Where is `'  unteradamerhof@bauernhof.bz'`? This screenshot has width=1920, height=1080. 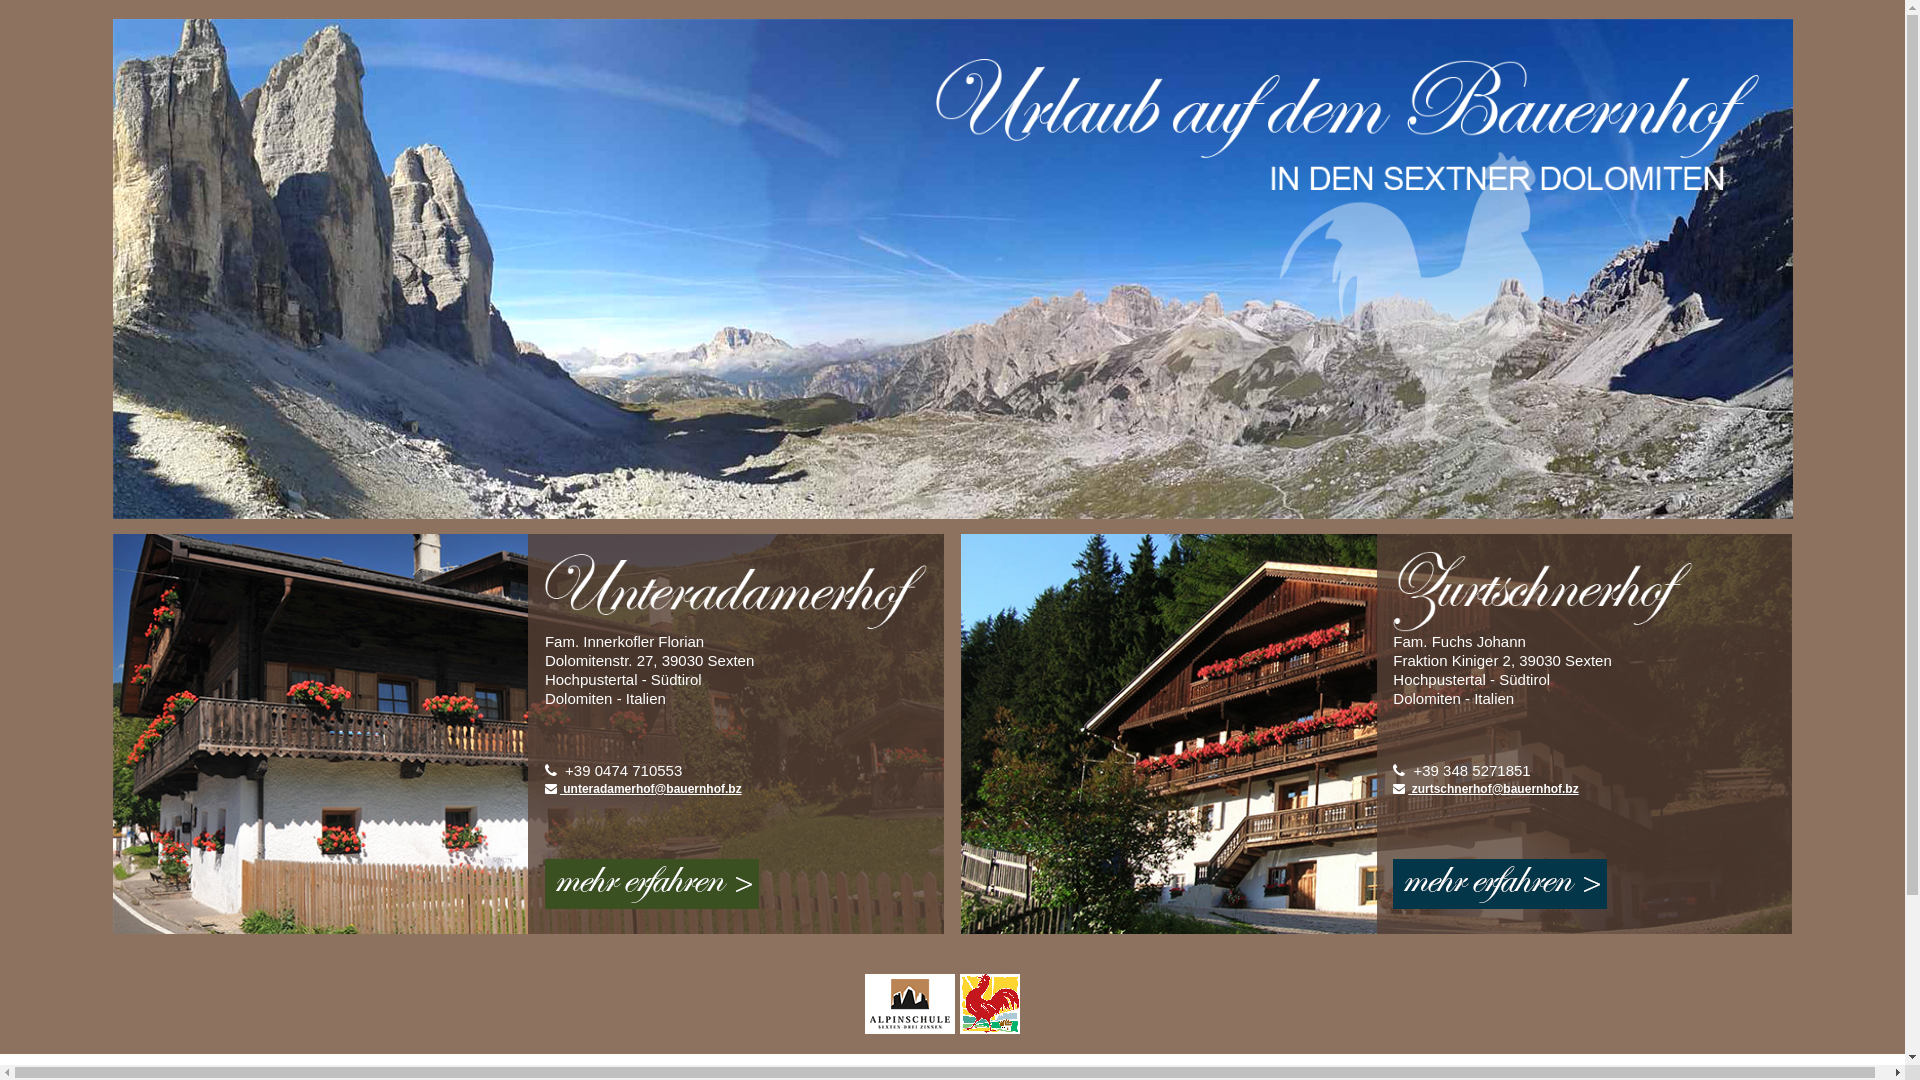 '  unteradamerhof@bauernhof.bz' is located at coordinates (643, 788).